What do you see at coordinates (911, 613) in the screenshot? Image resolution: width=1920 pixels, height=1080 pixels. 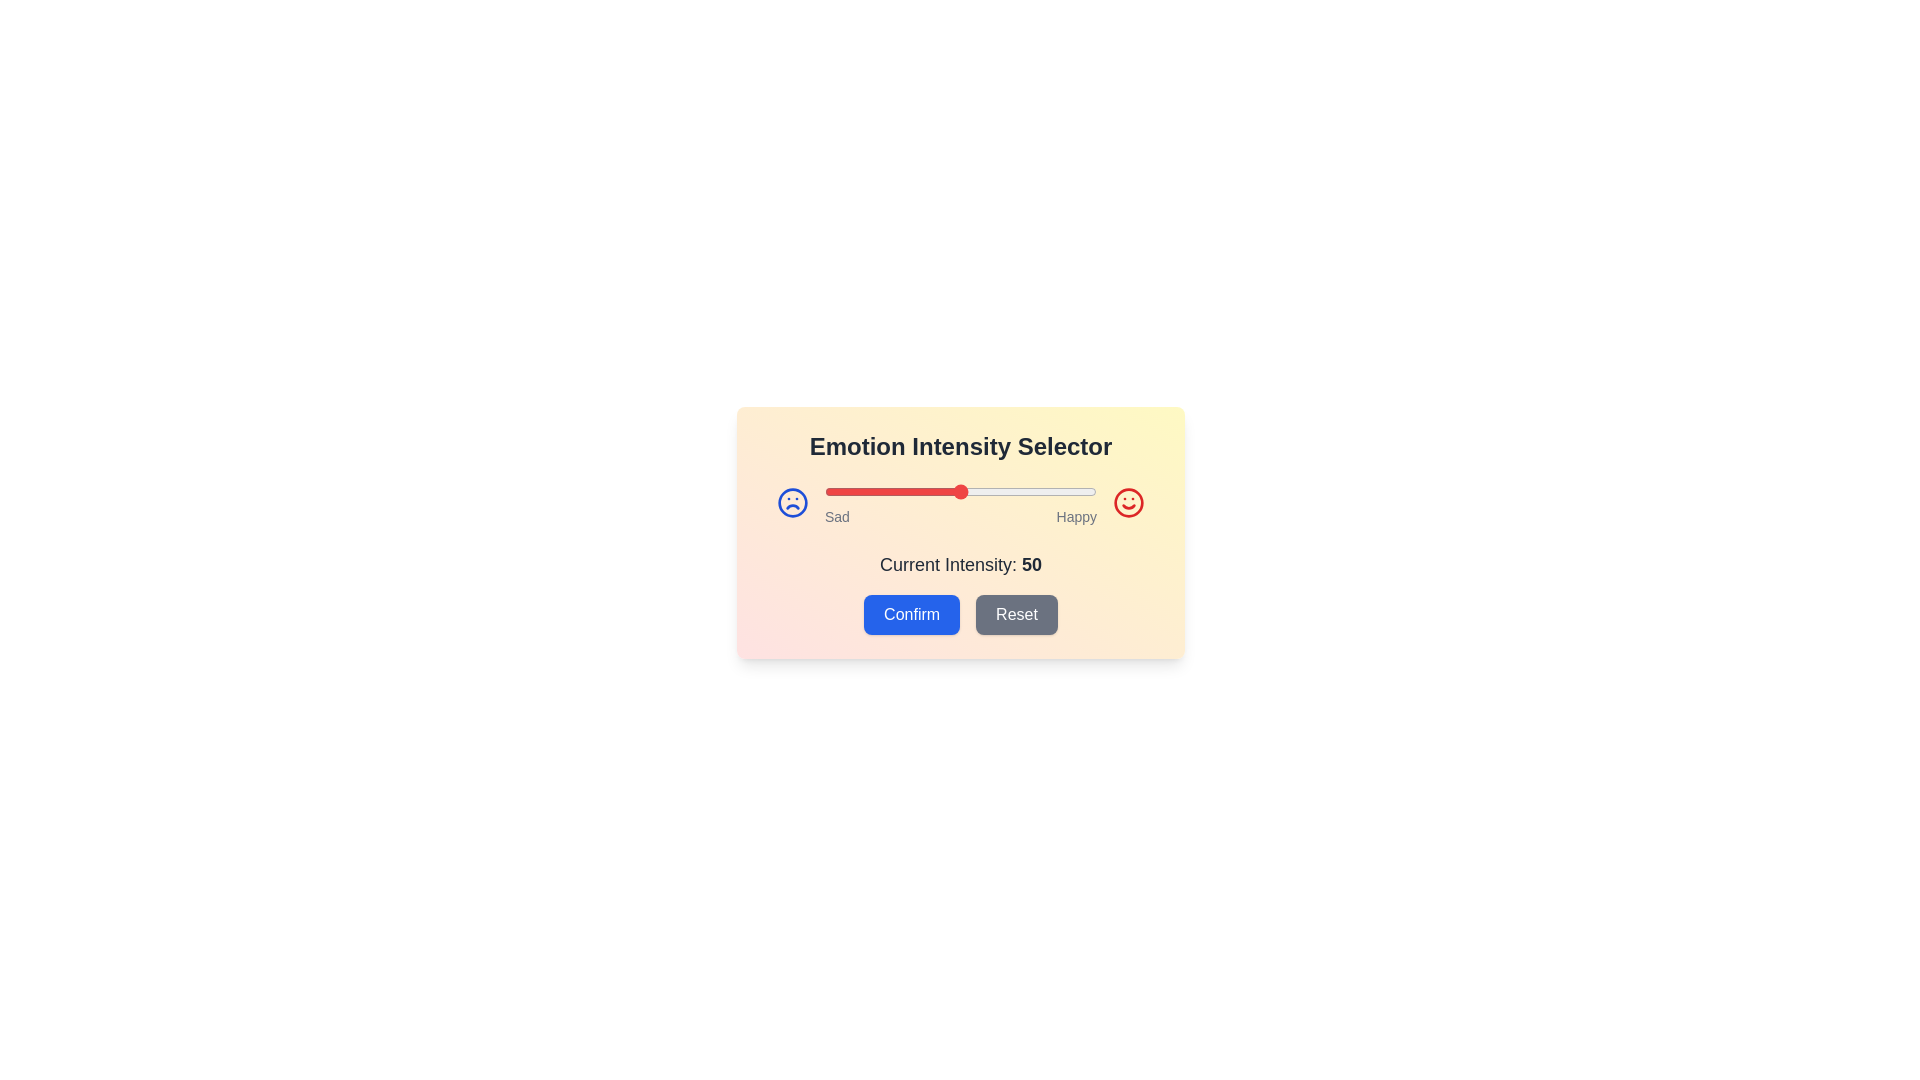 I see `Confirm button to finalize the selection` at bounding box center [911, 613].